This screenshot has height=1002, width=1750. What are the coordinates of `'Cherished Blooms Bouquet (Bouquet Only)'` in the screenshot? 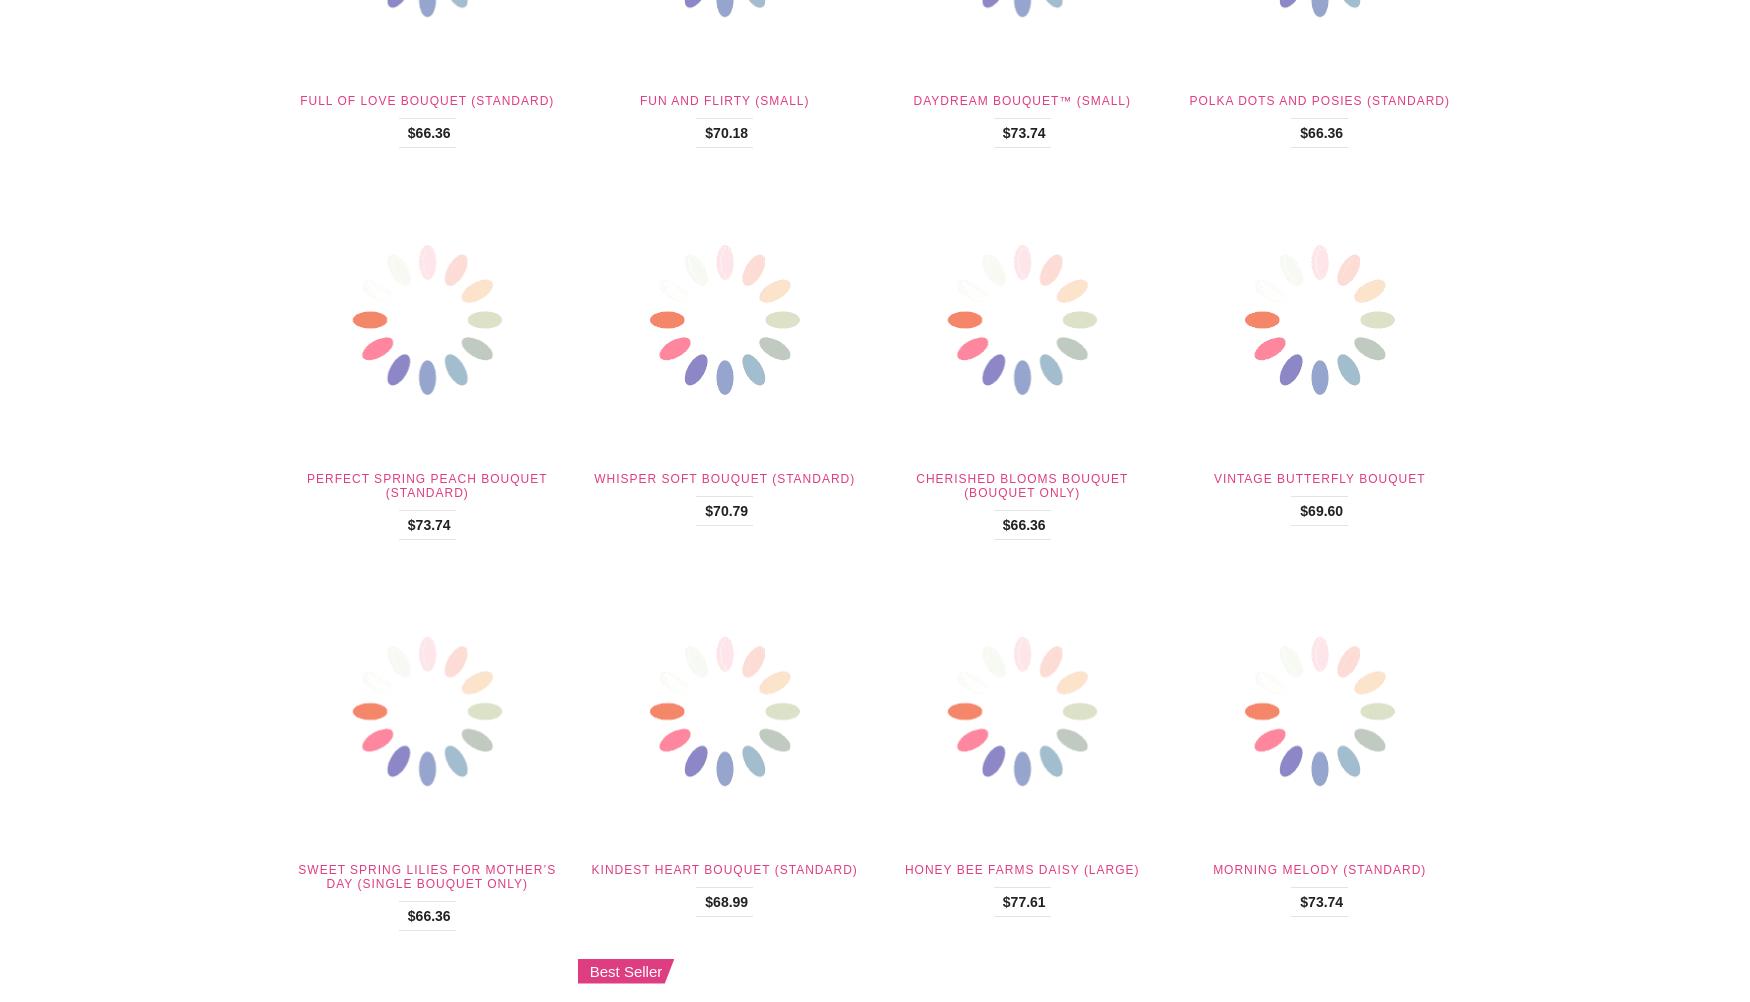 It's located at (1020, 483).